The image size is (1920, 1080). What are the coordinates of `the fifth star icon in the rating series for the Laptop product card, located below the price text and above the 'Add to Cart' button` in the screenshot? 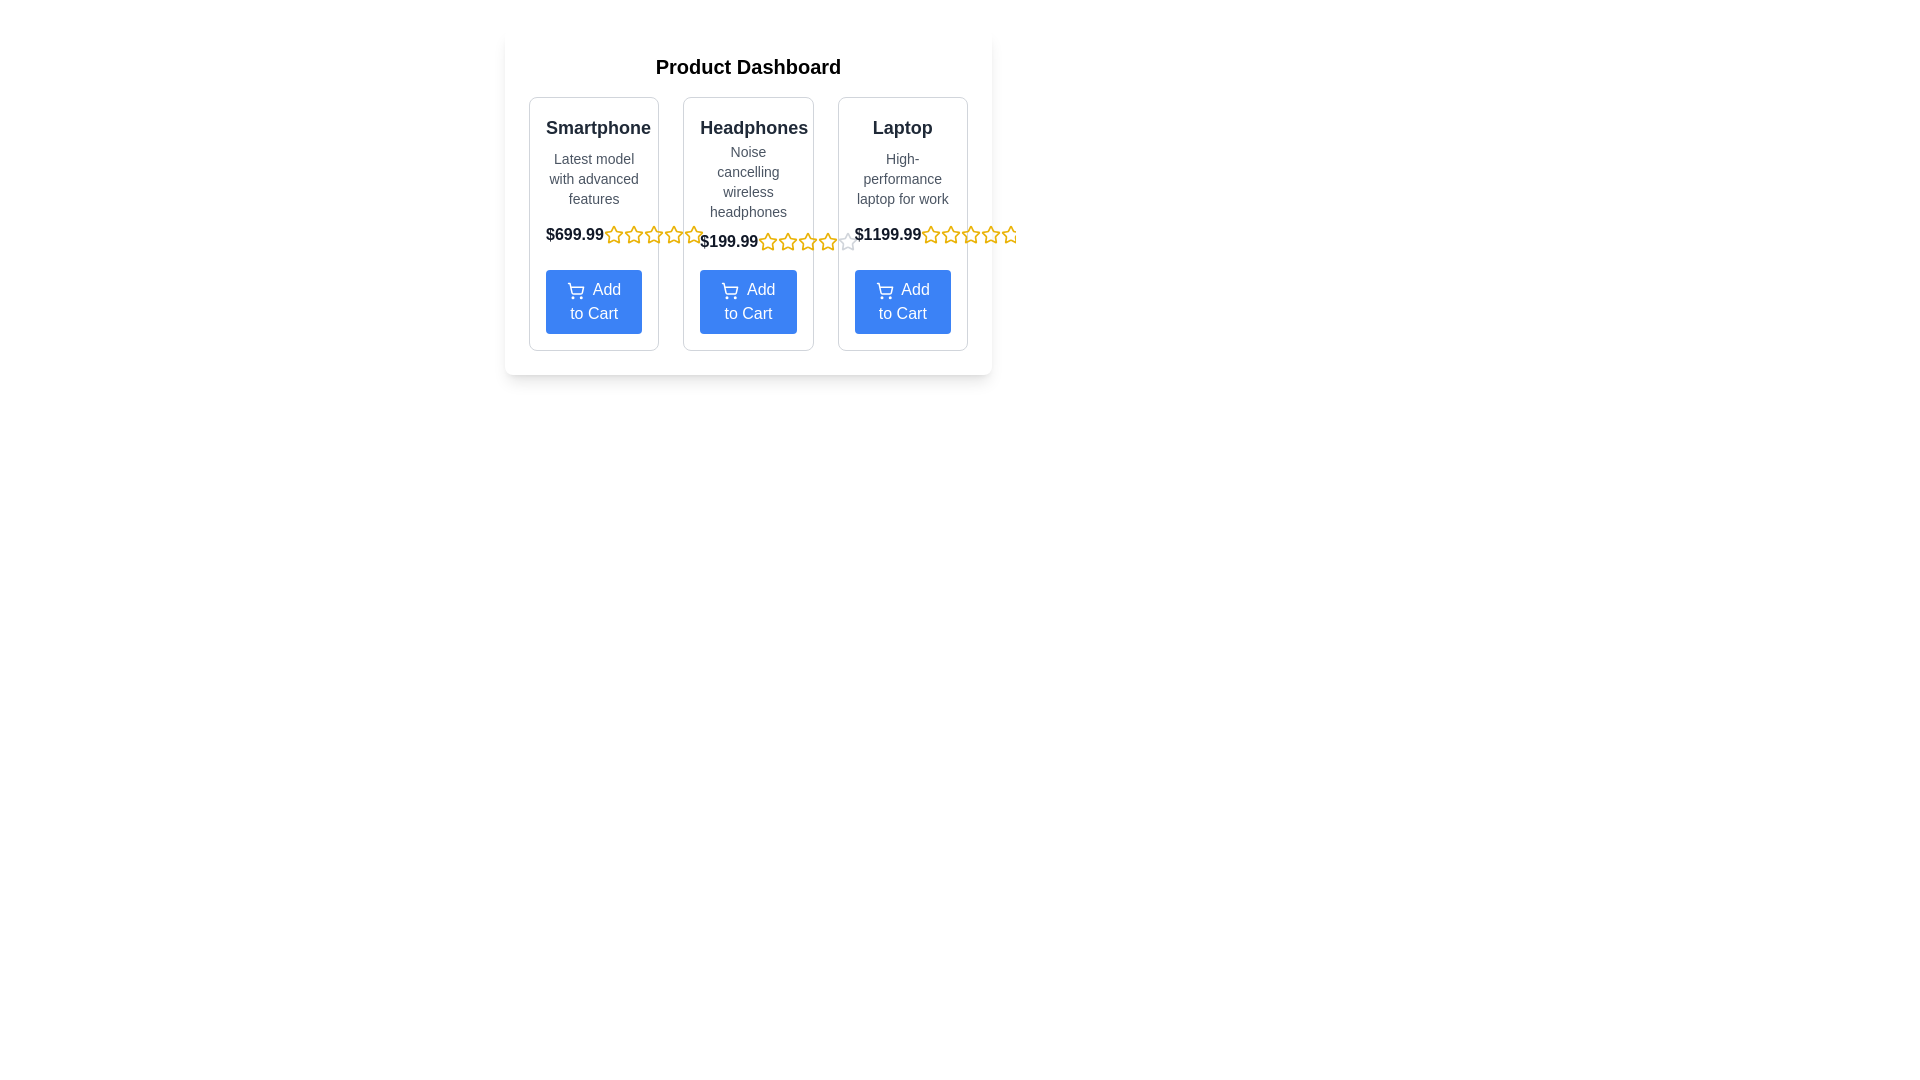 It's located at (930, 233).